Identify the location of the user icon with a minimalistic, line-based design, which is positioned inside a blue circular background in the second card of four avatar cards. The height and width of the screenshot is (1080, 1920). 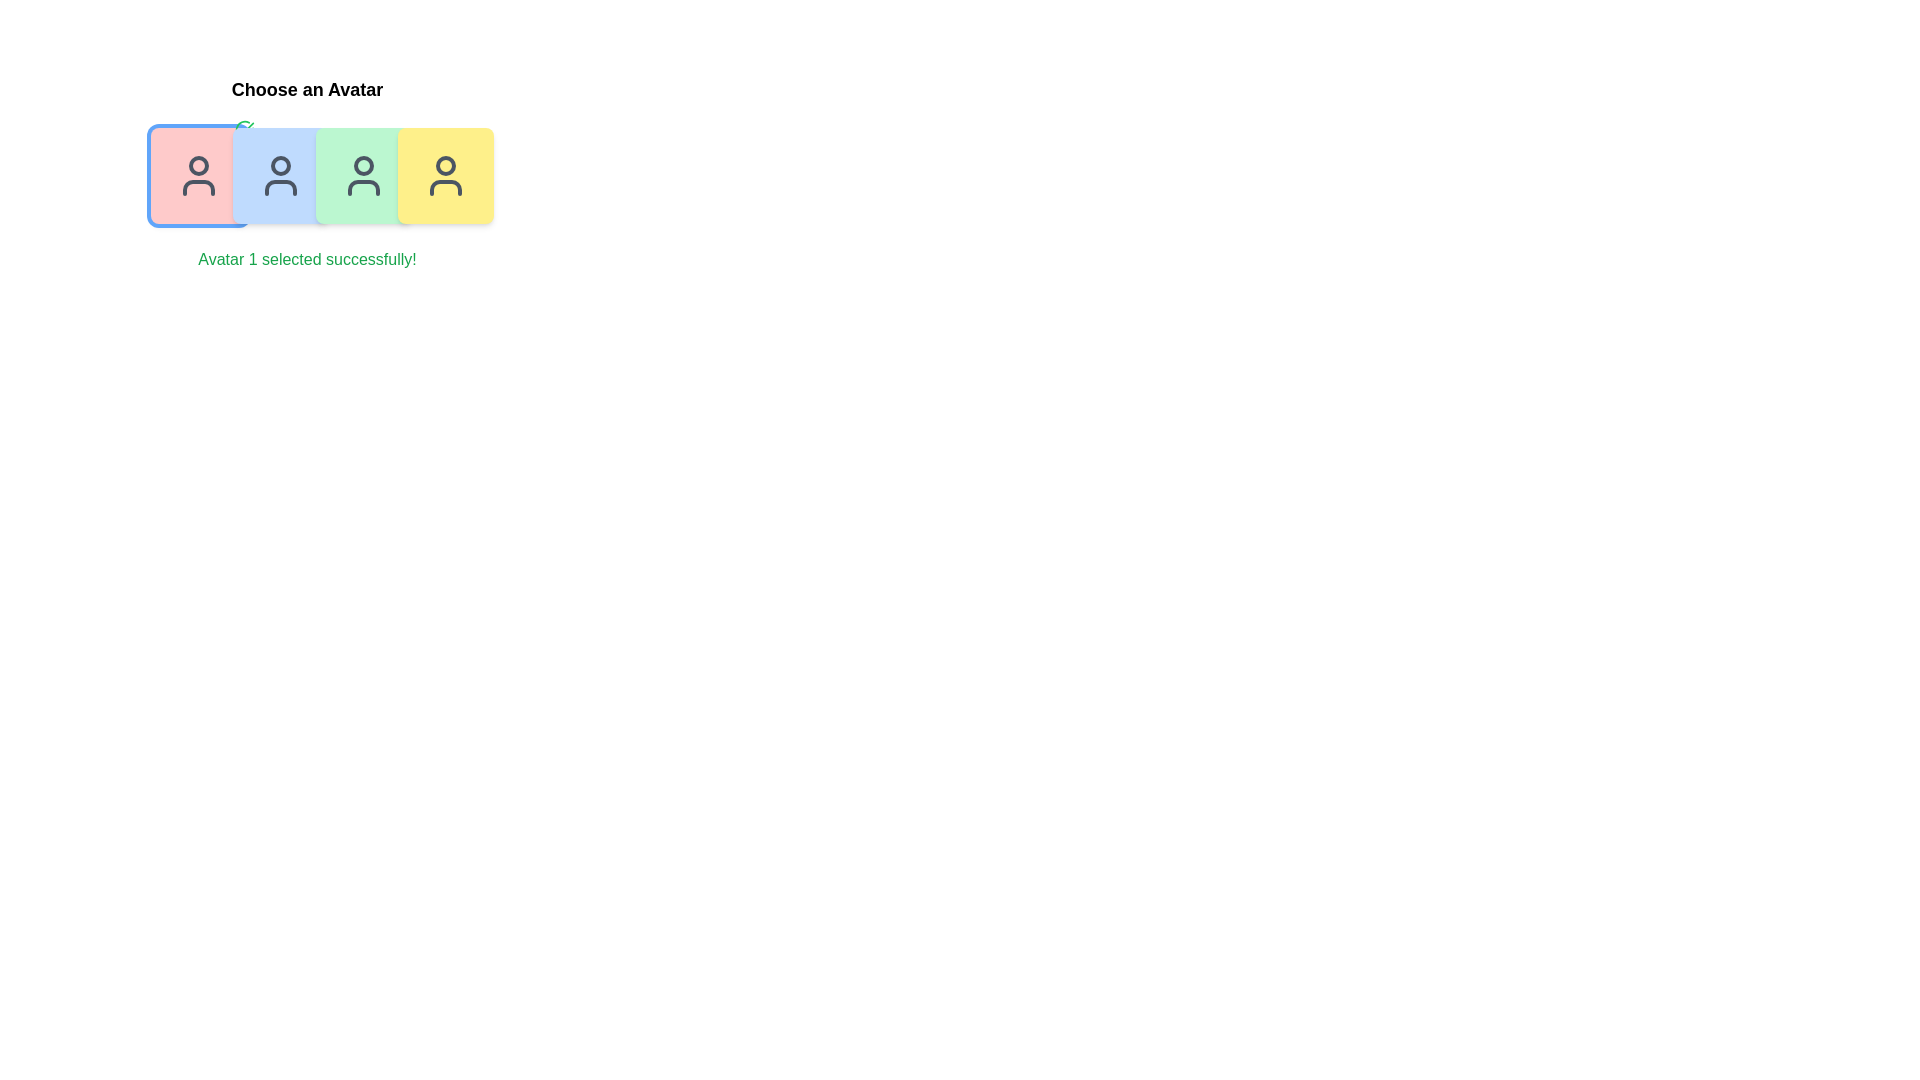
(280, 175).